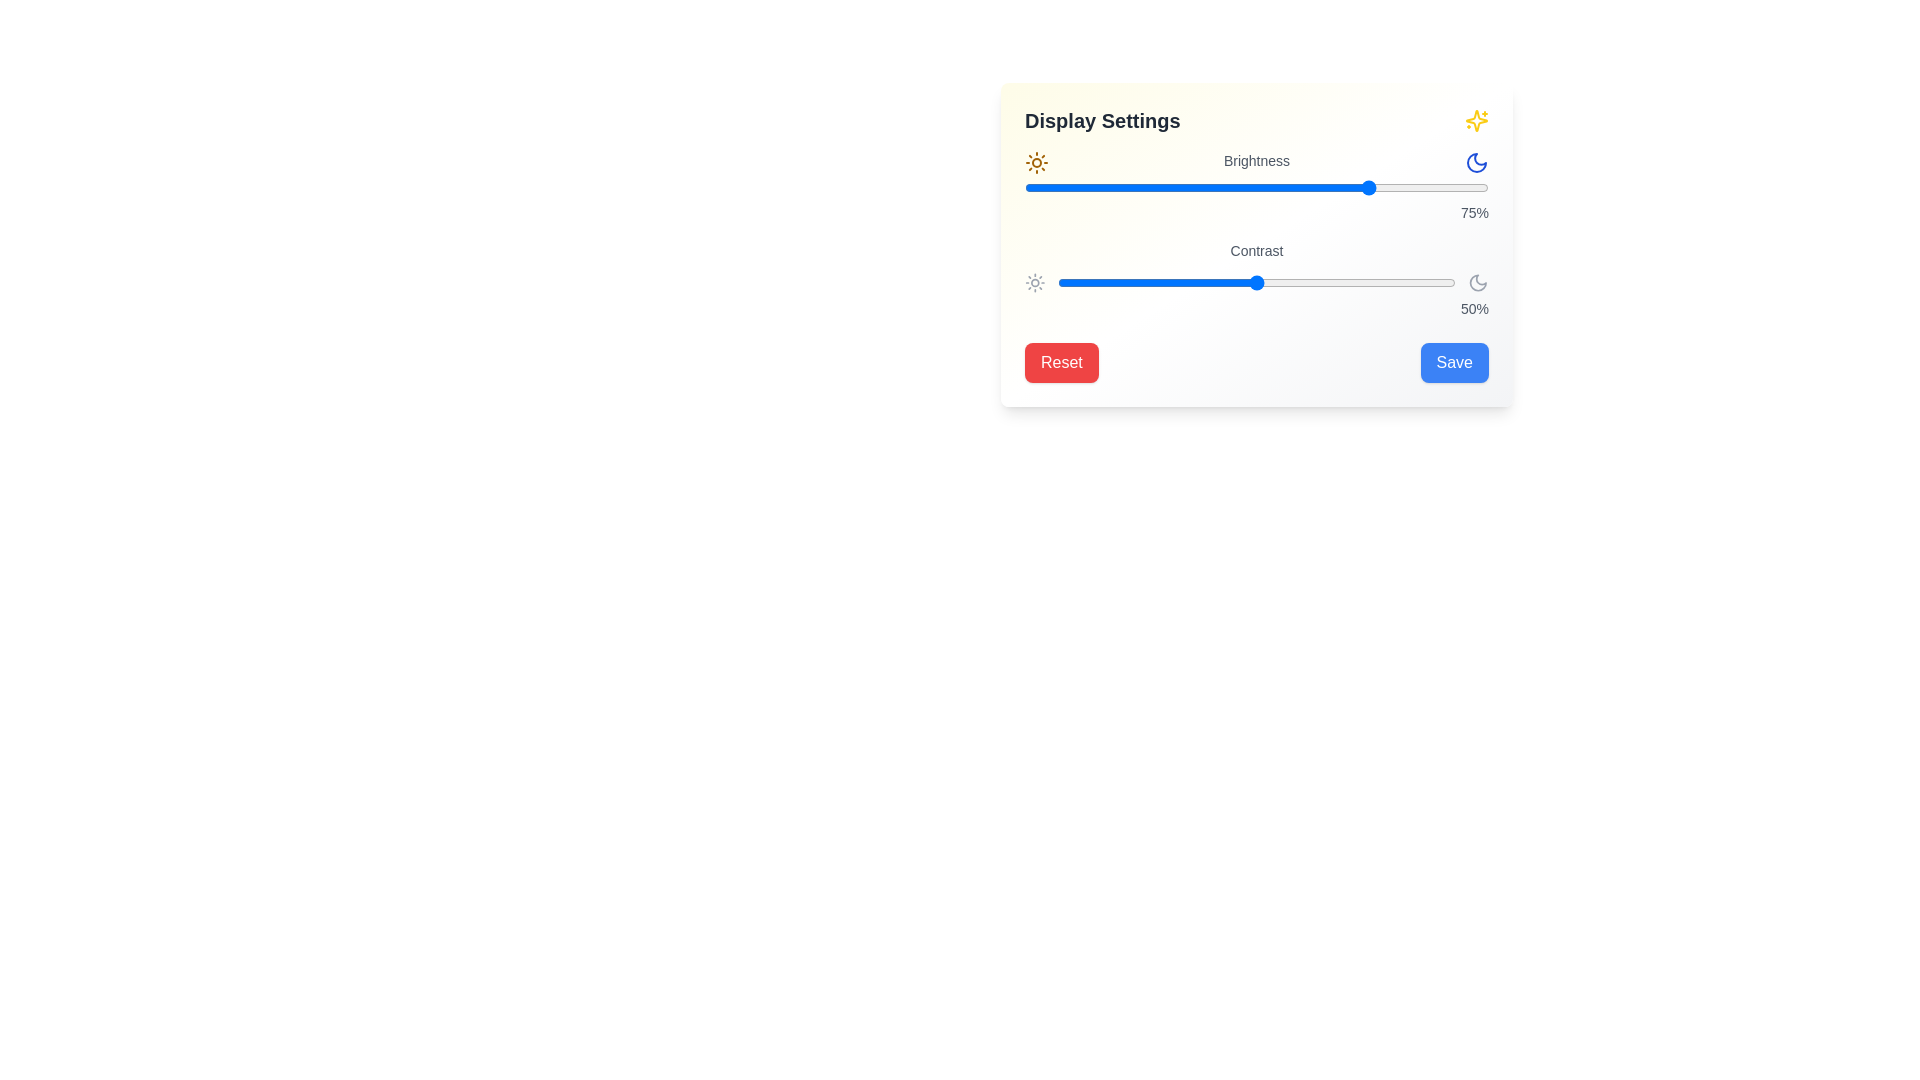 The width and height of the screenshot is (1920, 1080). I want to click on the contrast, so click(1267, 282).